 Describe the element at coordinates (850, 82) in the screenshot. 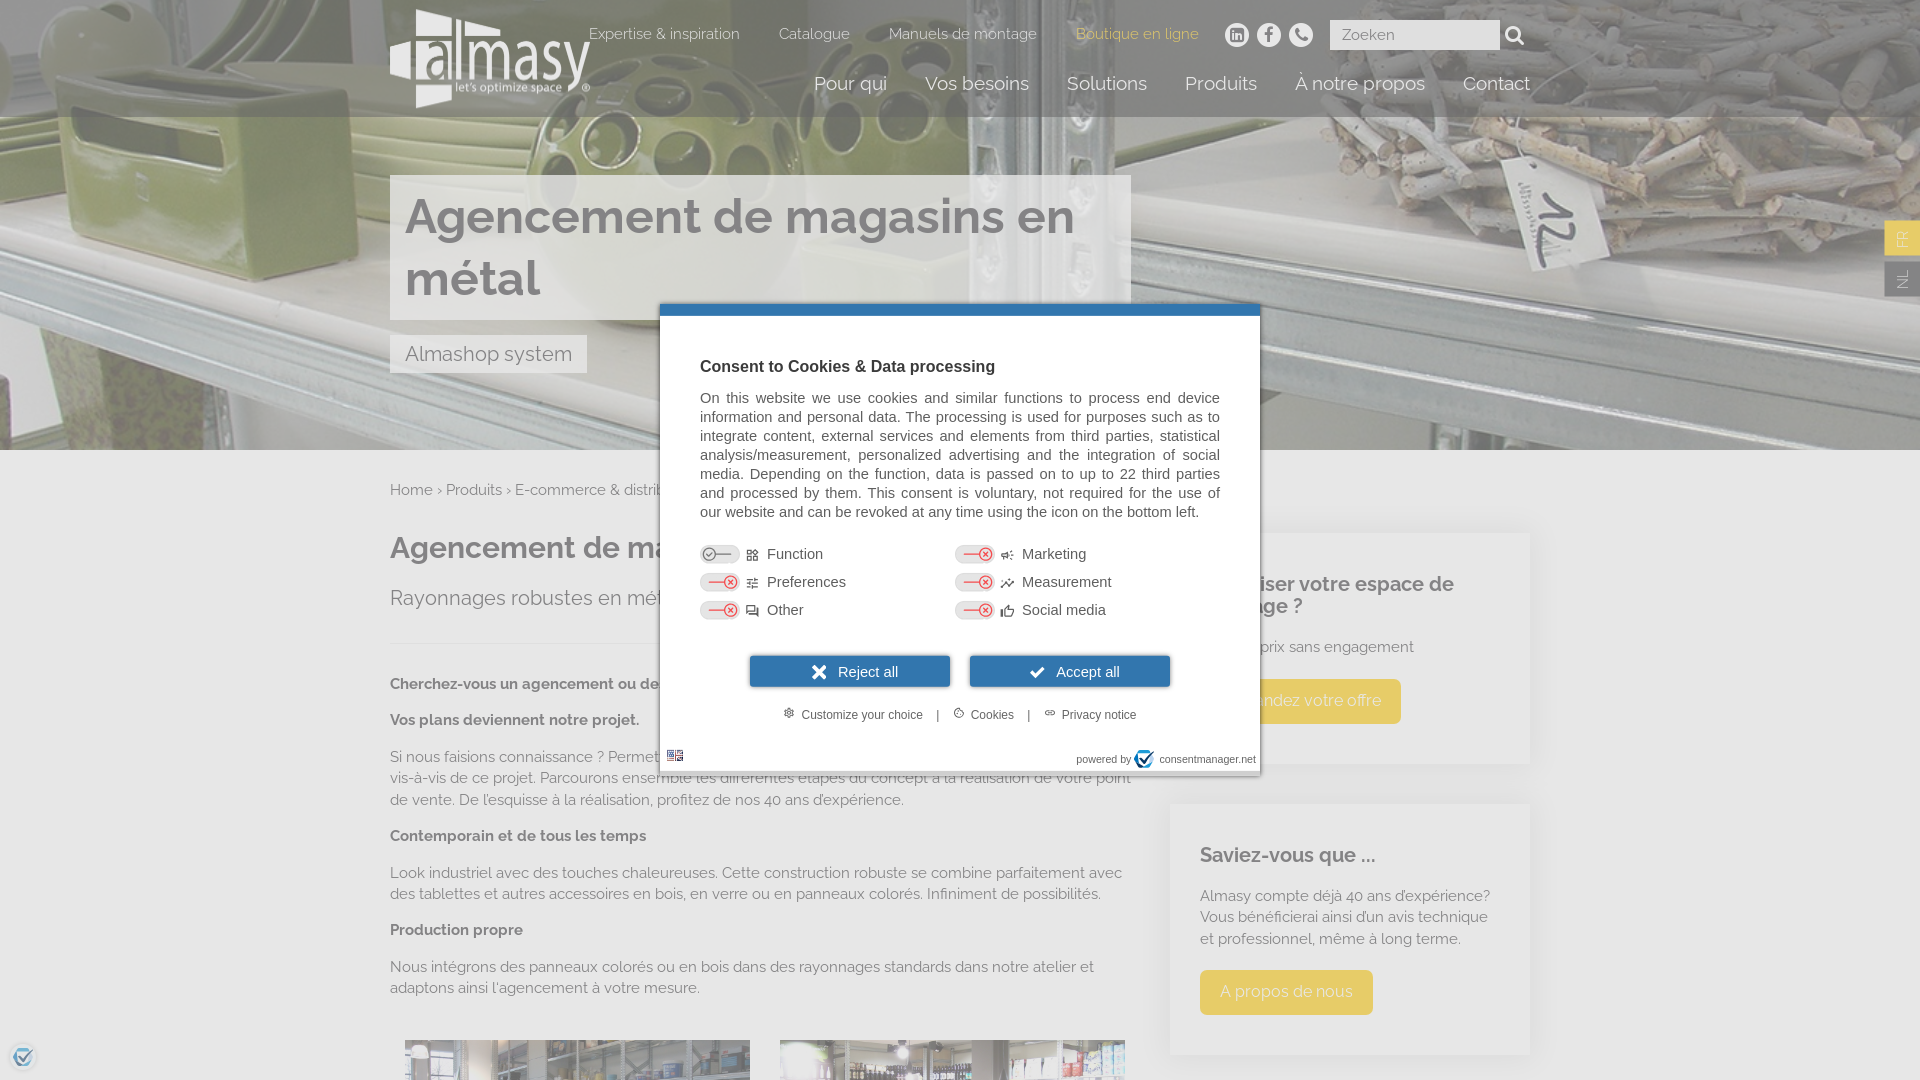

I see `'Pour qui'` at that location.